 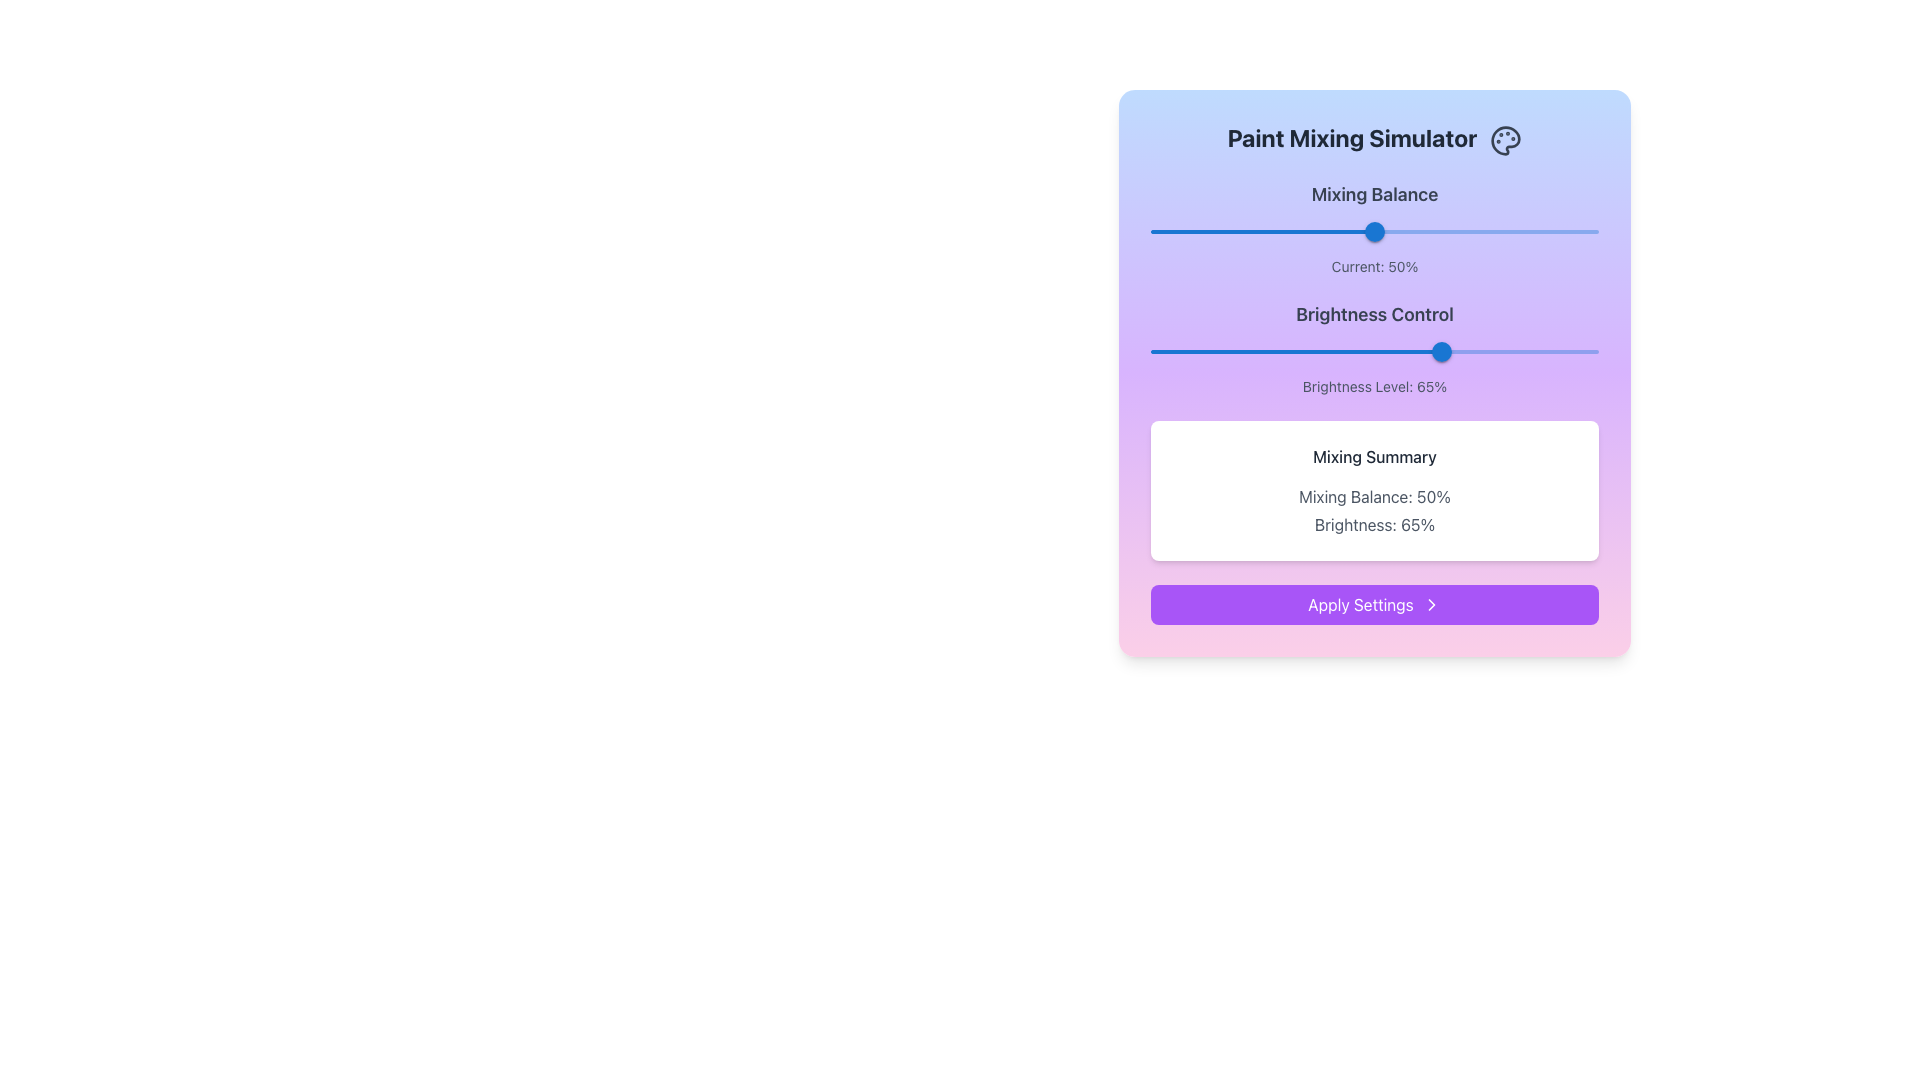 I want to click on the chevron icon located at the far-right edge of the 'Apply Settings' button to indicate a forward action or progression, so click(x=1430, y=603).